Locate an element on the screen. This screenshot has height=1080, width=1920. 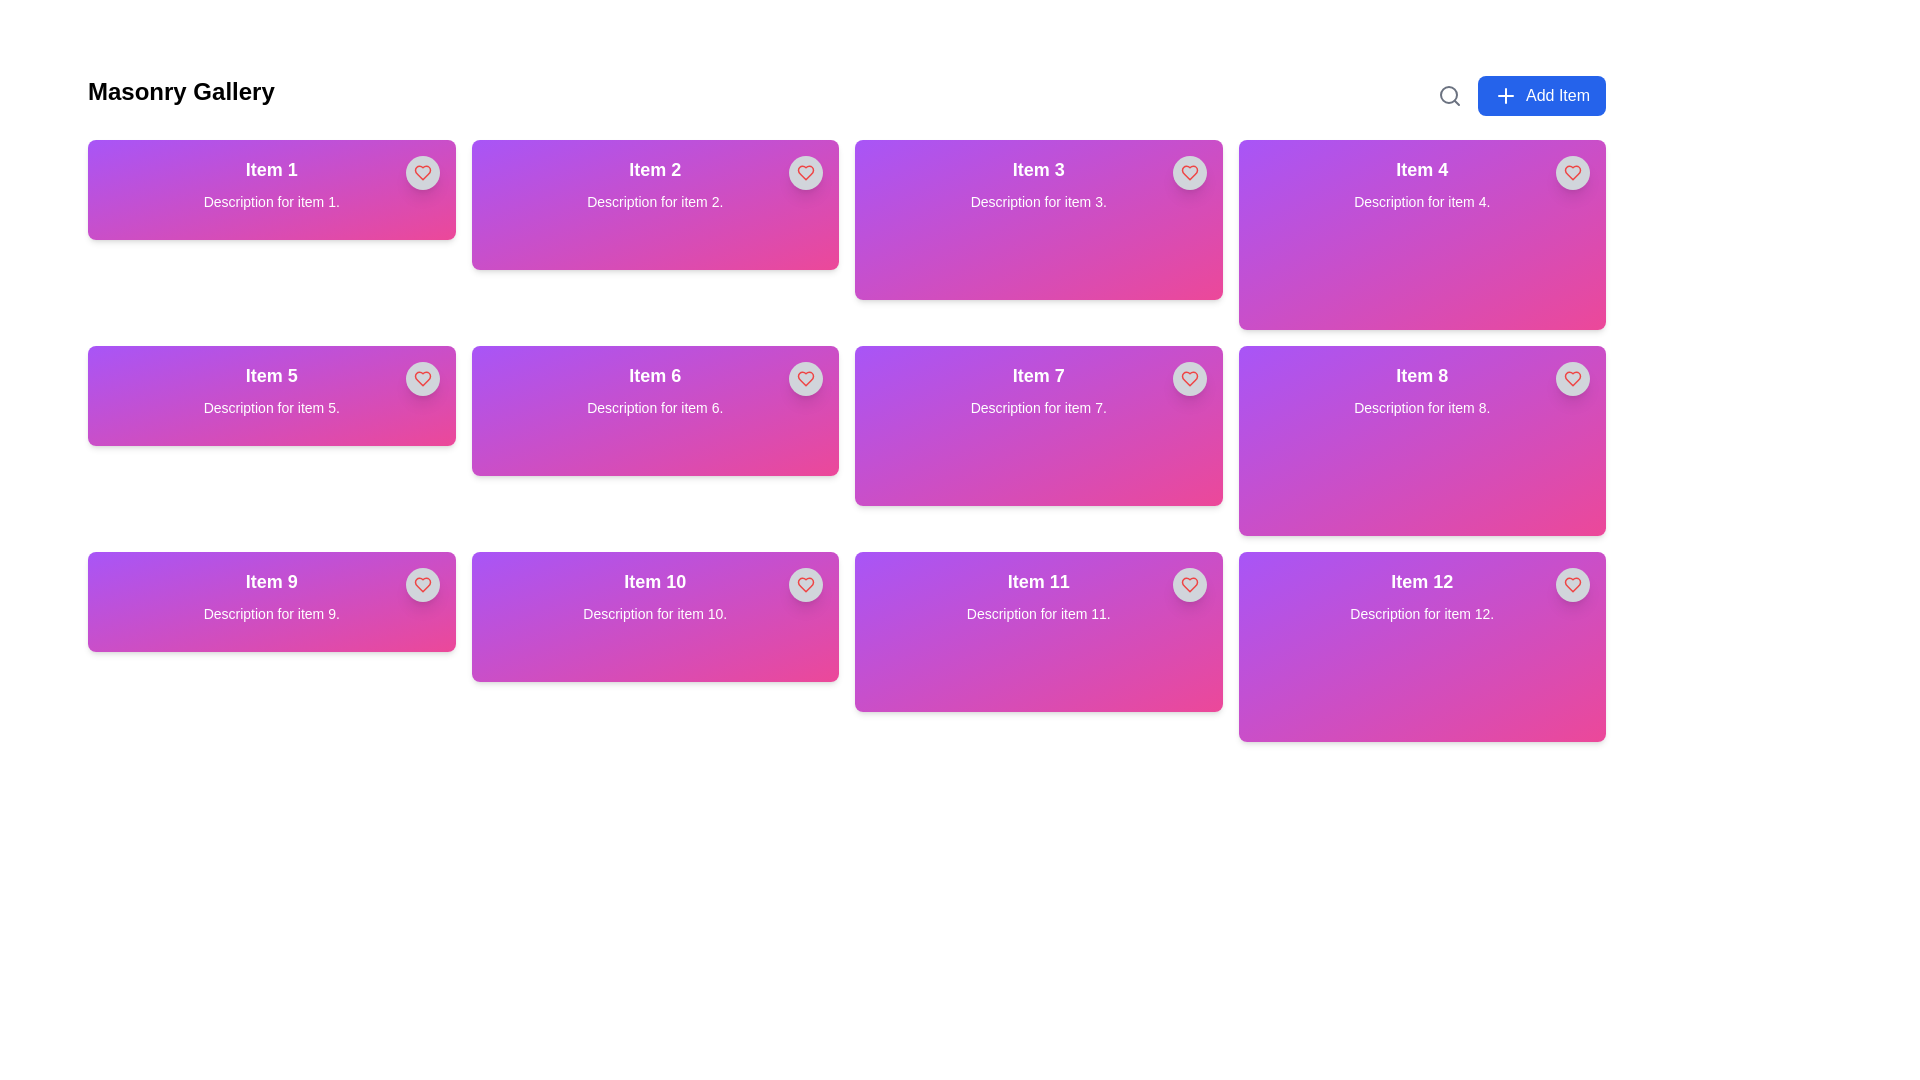
the interactive components of the 12th card in the grid layout, located in the fourth column and third row, which displays its title and description is located at coordinates (1420, 647).